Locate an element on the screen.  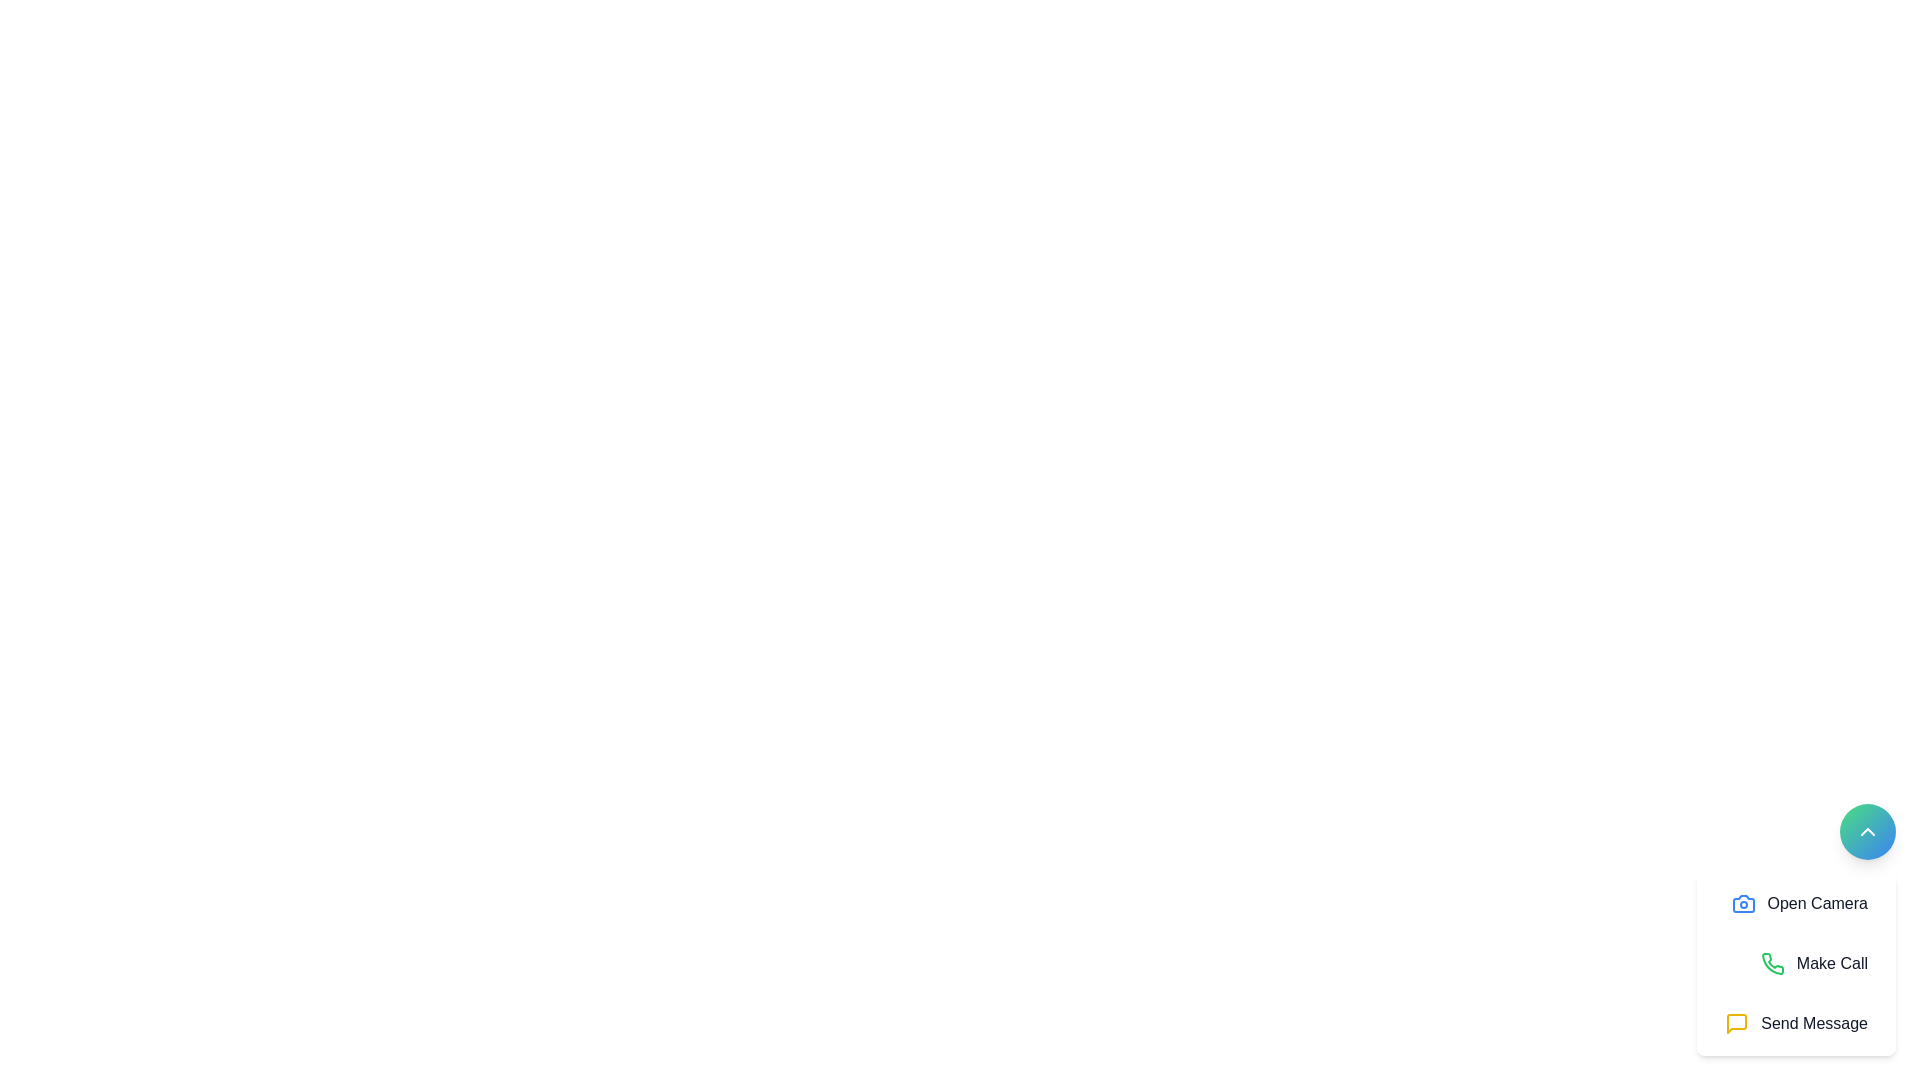
the messaging button located at the bottom of the vertical menu, which is the last option below 'Make Call' and 'Open Camera' is located at coordinates (1796, 1023).